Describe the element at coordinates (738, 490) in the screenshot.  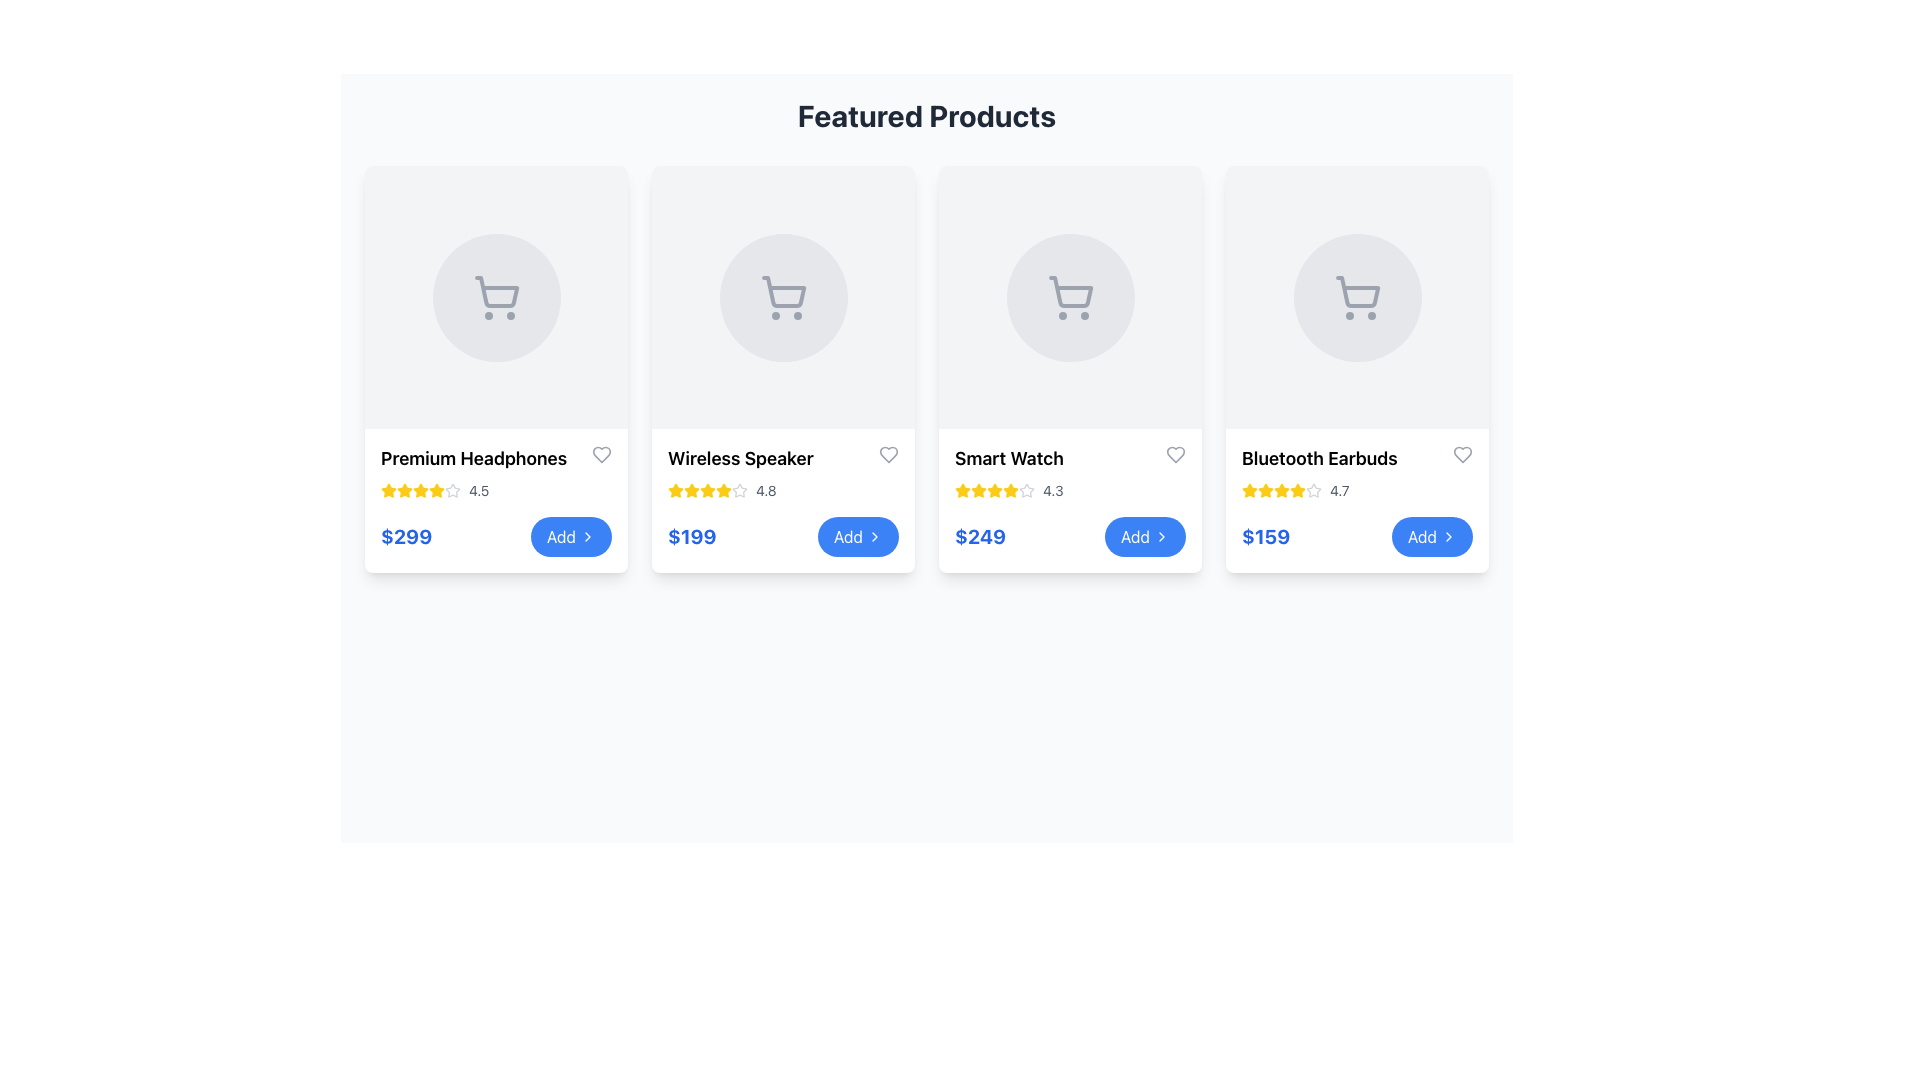
I see `the last star icon representing the unachieved portion of the 4.8 rating below the 'Wireless Speaker' product card in the 'Featured Products' section` at that location.